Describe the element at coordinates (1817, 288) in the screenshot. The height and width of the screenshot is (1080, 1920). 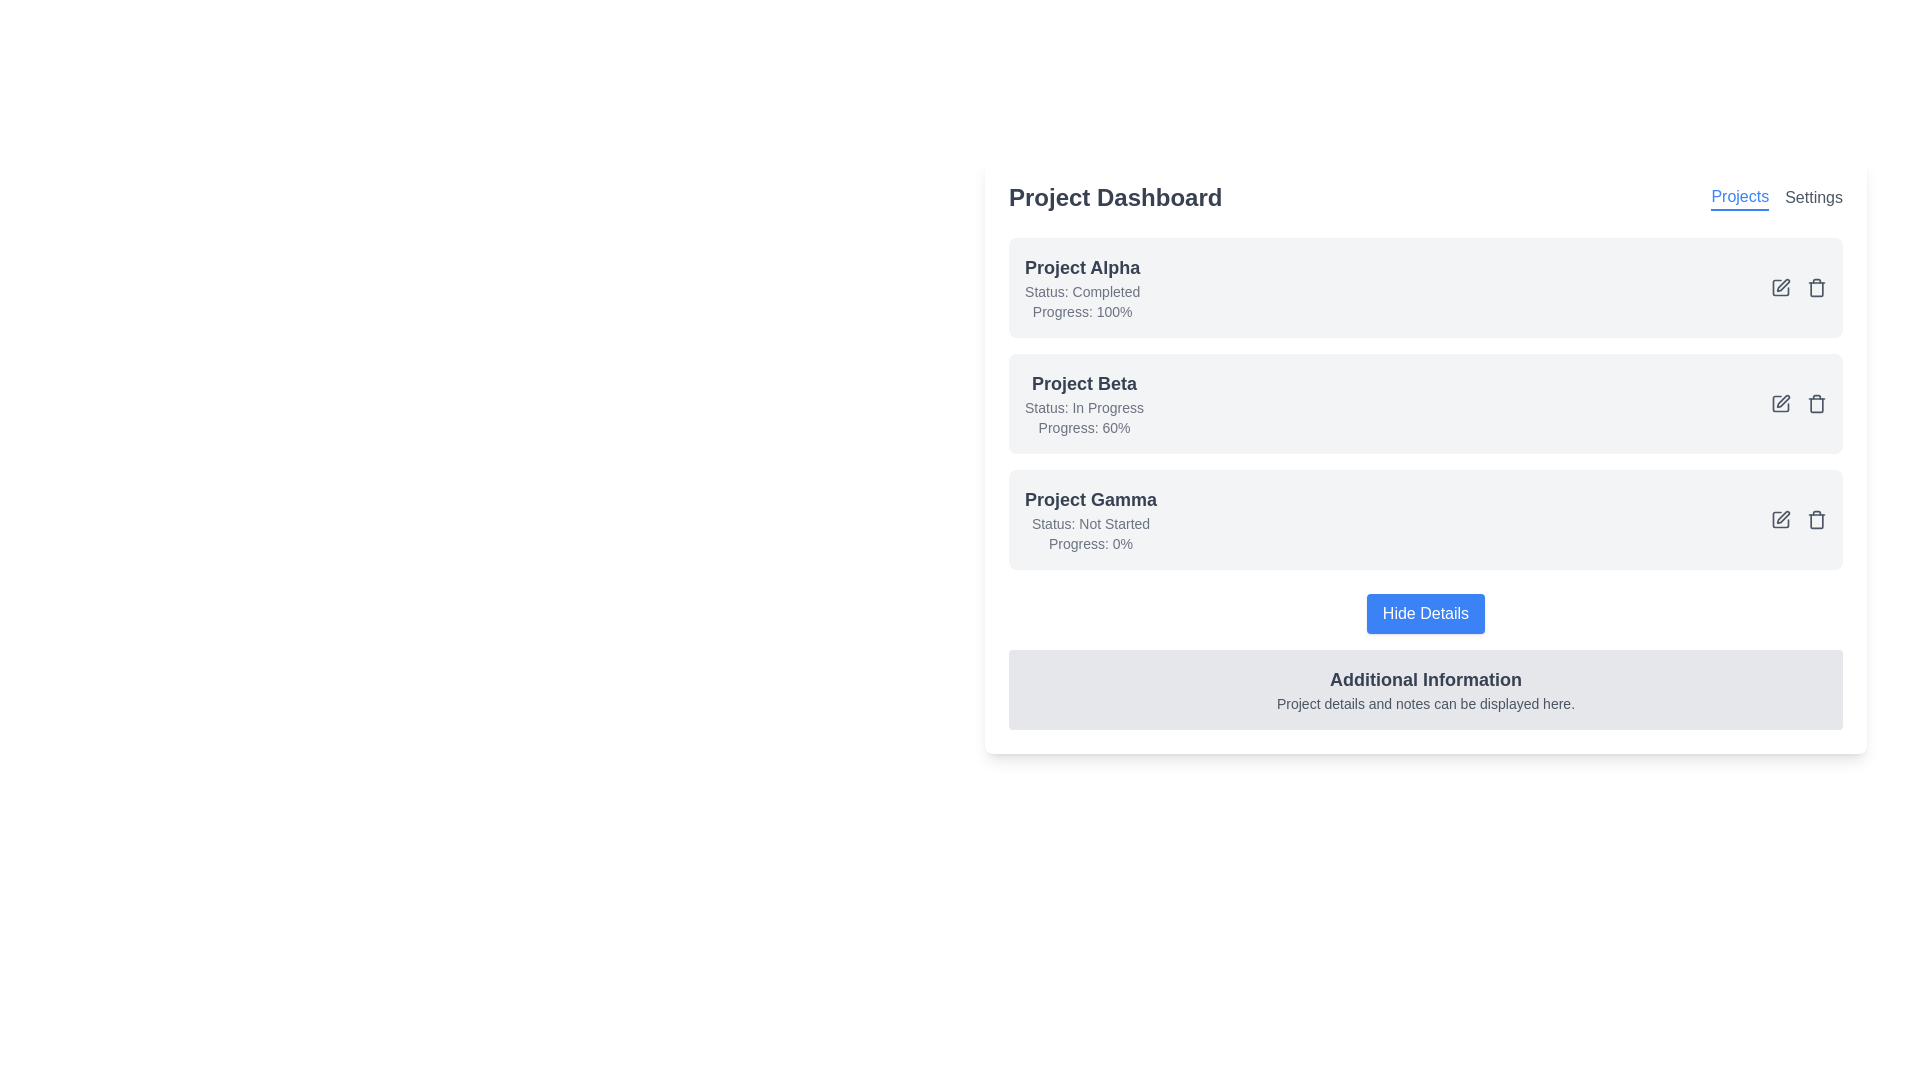
I see `the trash bin icon, the rightmost button in the horizontal arrangement of icons next to the project card` at that location.